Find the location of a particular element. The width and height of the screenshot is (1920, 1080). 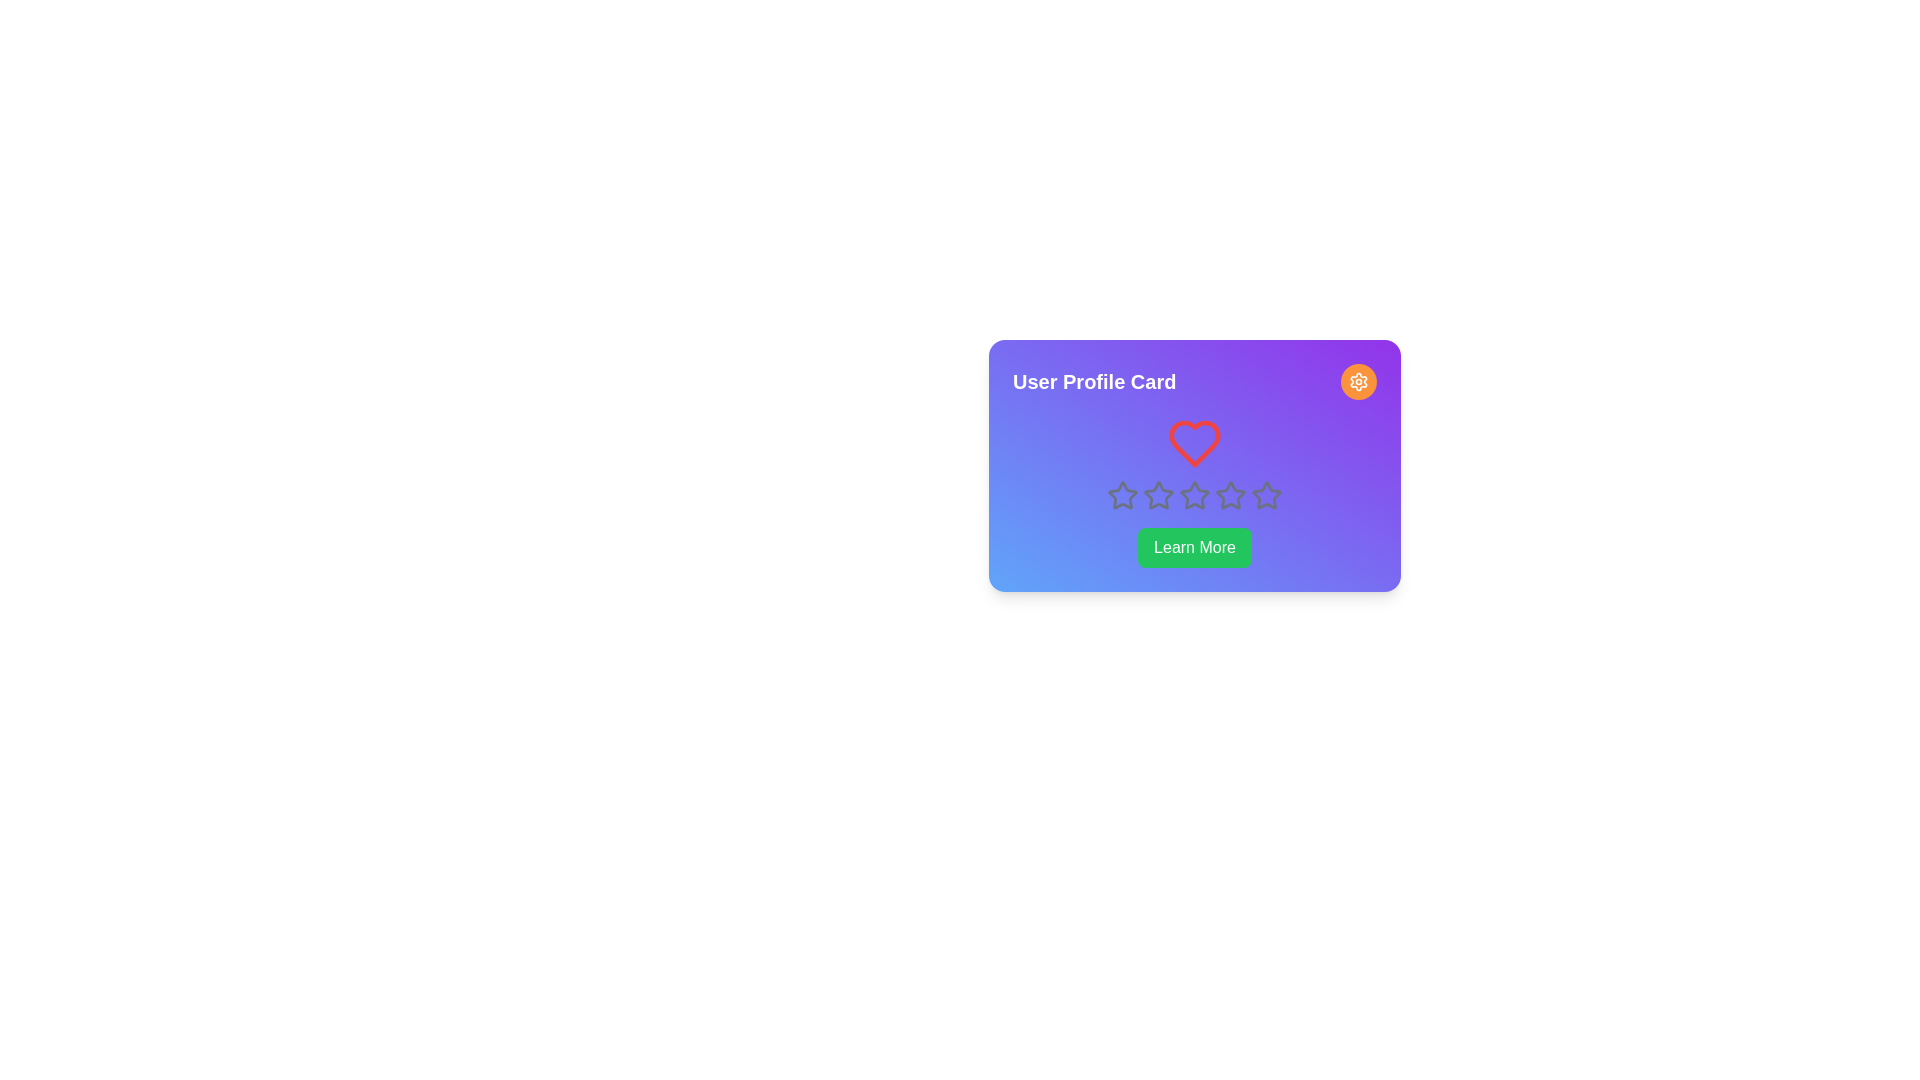

the orange gear-shaped icon located at the top-right corner of the 'User Profile Card' is located at coordinates (1358, 381).